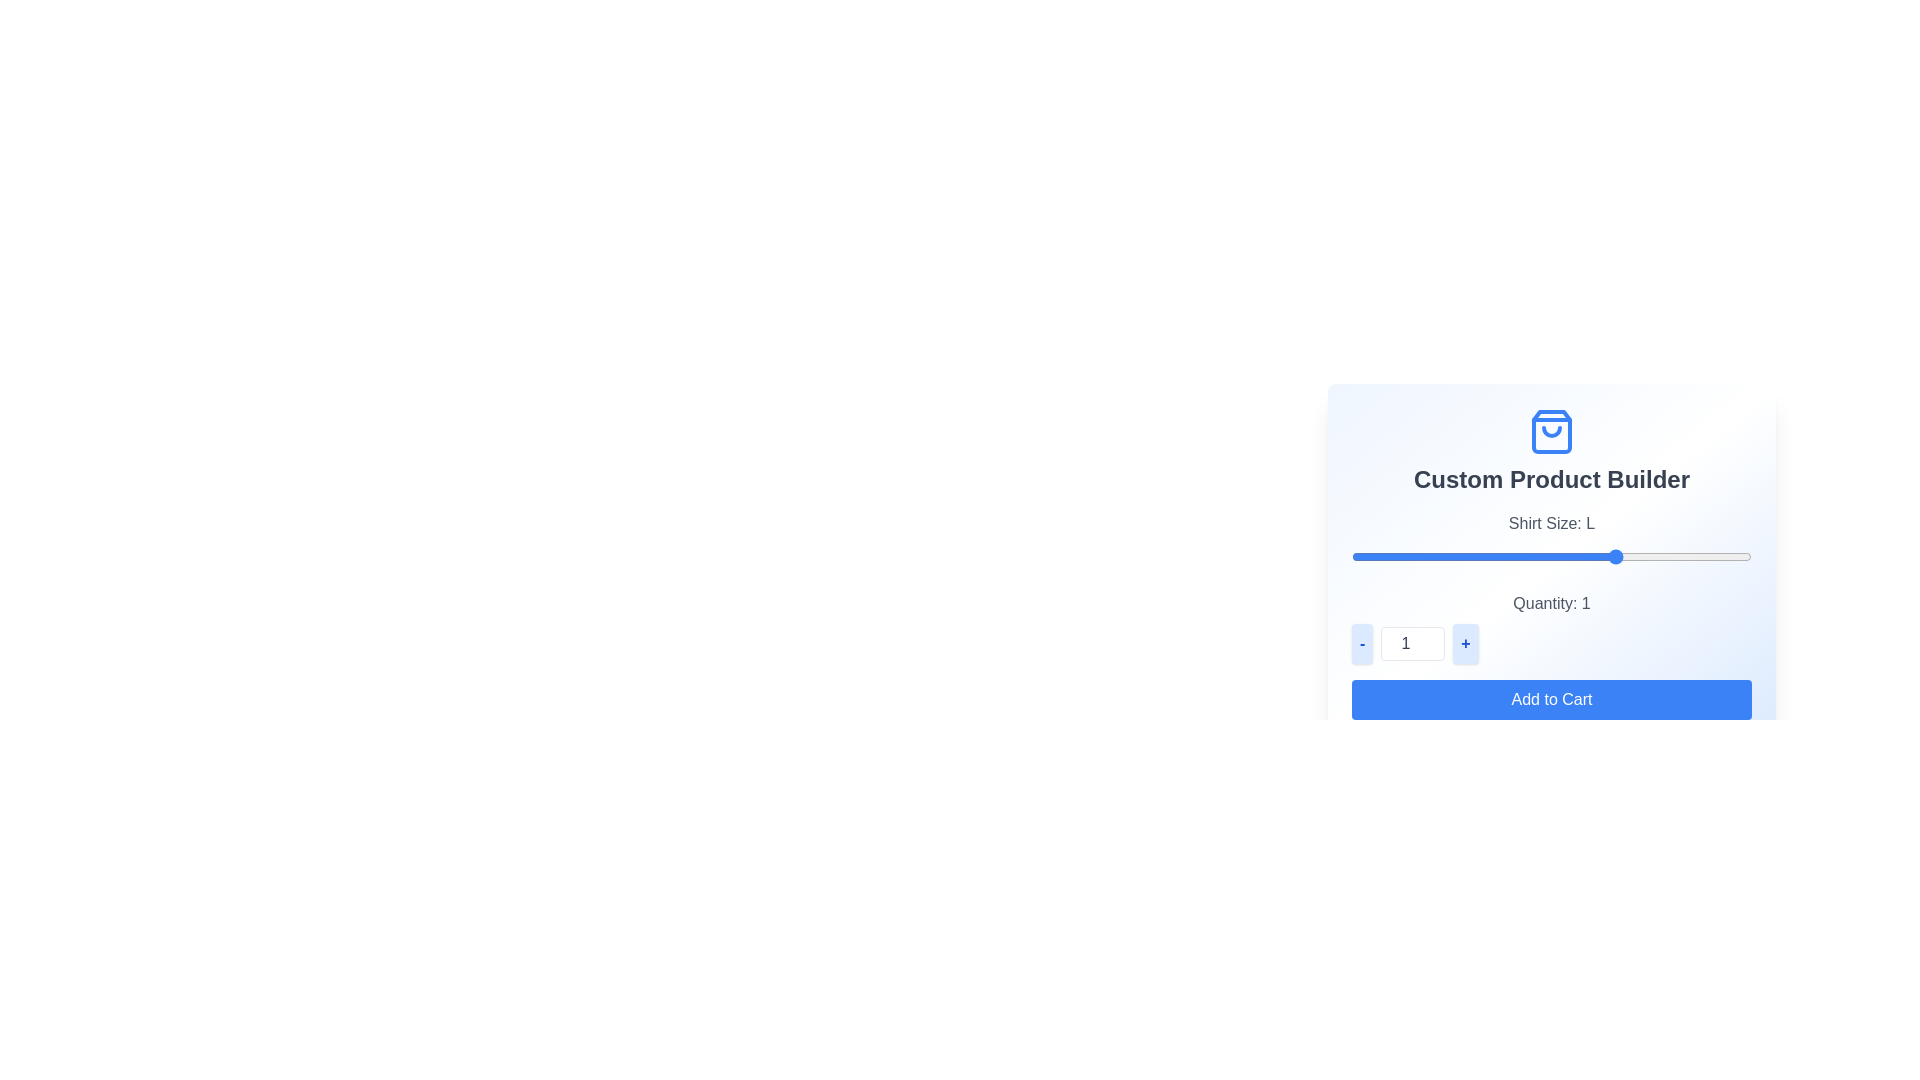  What do you see at coordinates (1550, 451) in the screenshot?
I see `the Header with an icon that identifies the custom product builder interface, located above the 'Shirt Size: L' text and other controls` at bounding box center [1550, 451].